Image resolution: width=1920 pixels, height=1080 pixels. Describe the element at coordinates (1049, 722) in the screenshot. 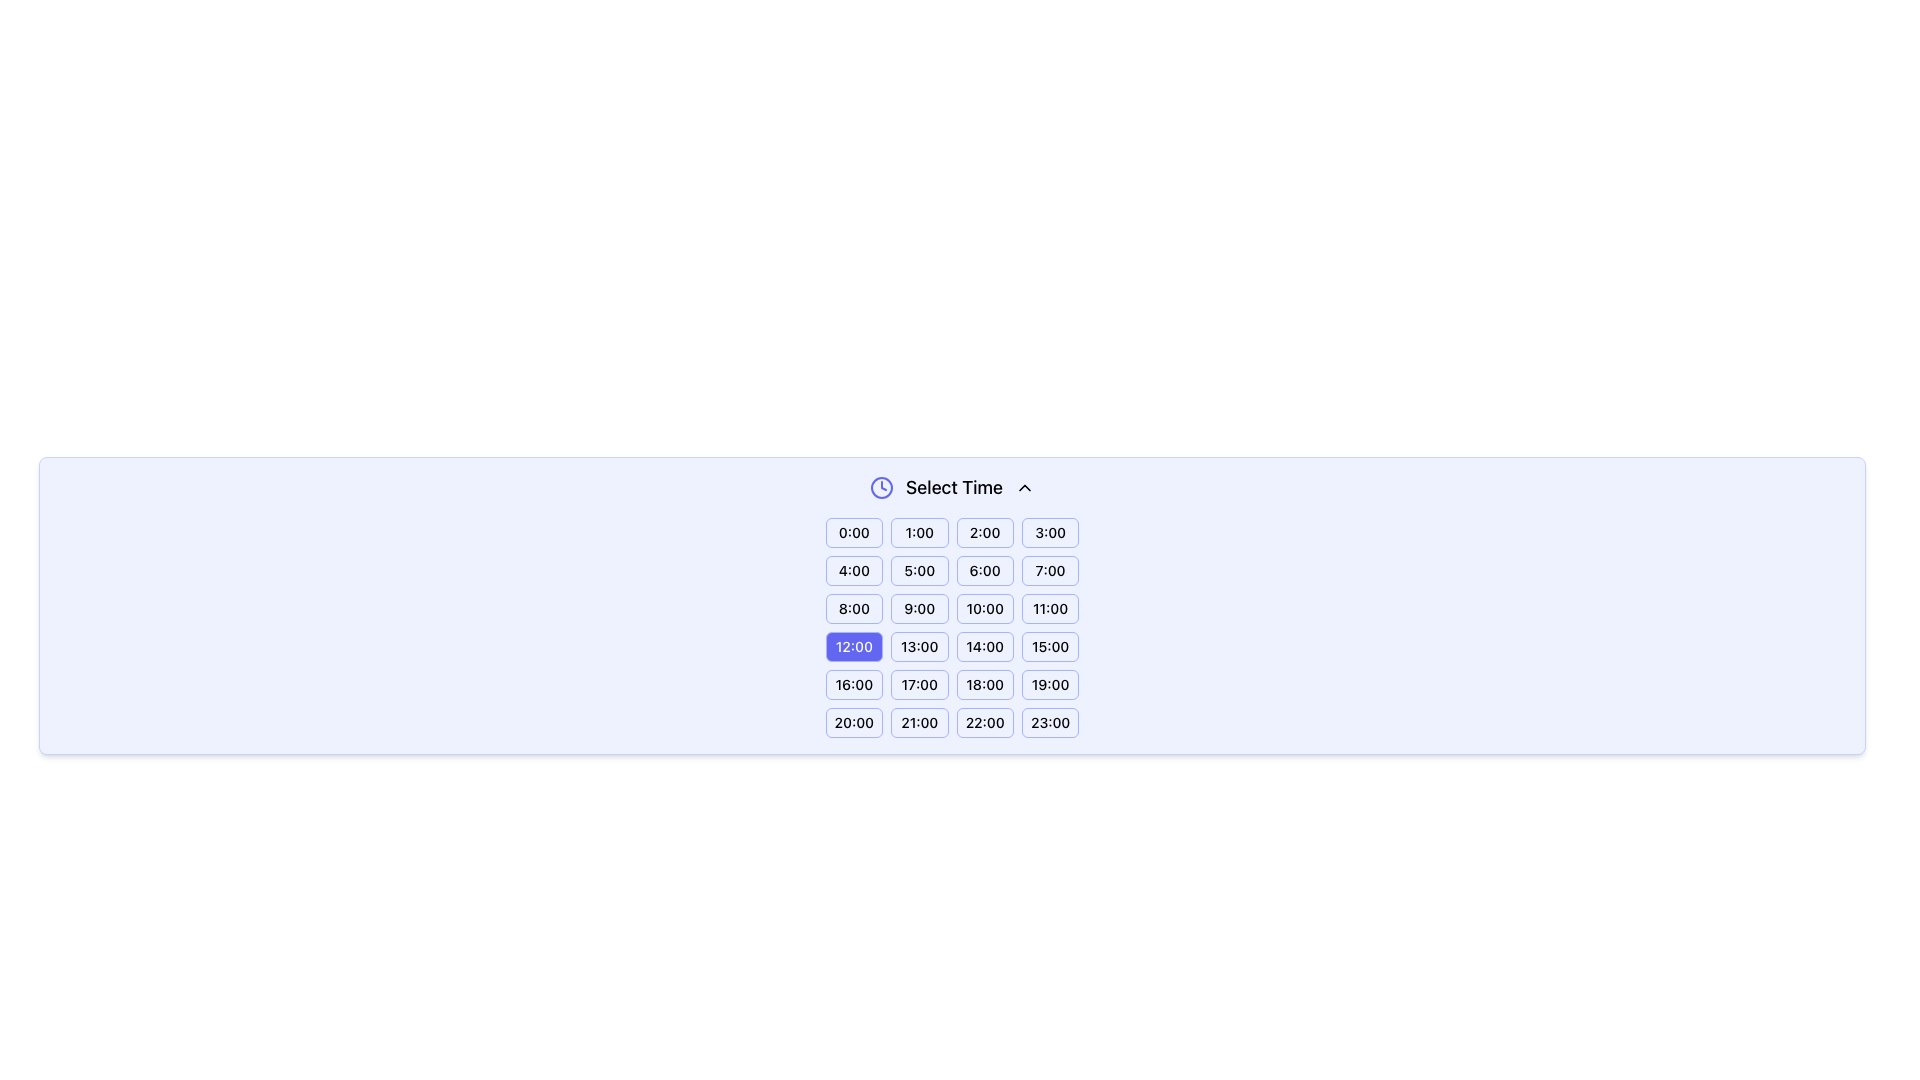

I see `the button displaying '23:00', which is a rounded rectangular button located in the bottom-right corner of the grid` at that location.